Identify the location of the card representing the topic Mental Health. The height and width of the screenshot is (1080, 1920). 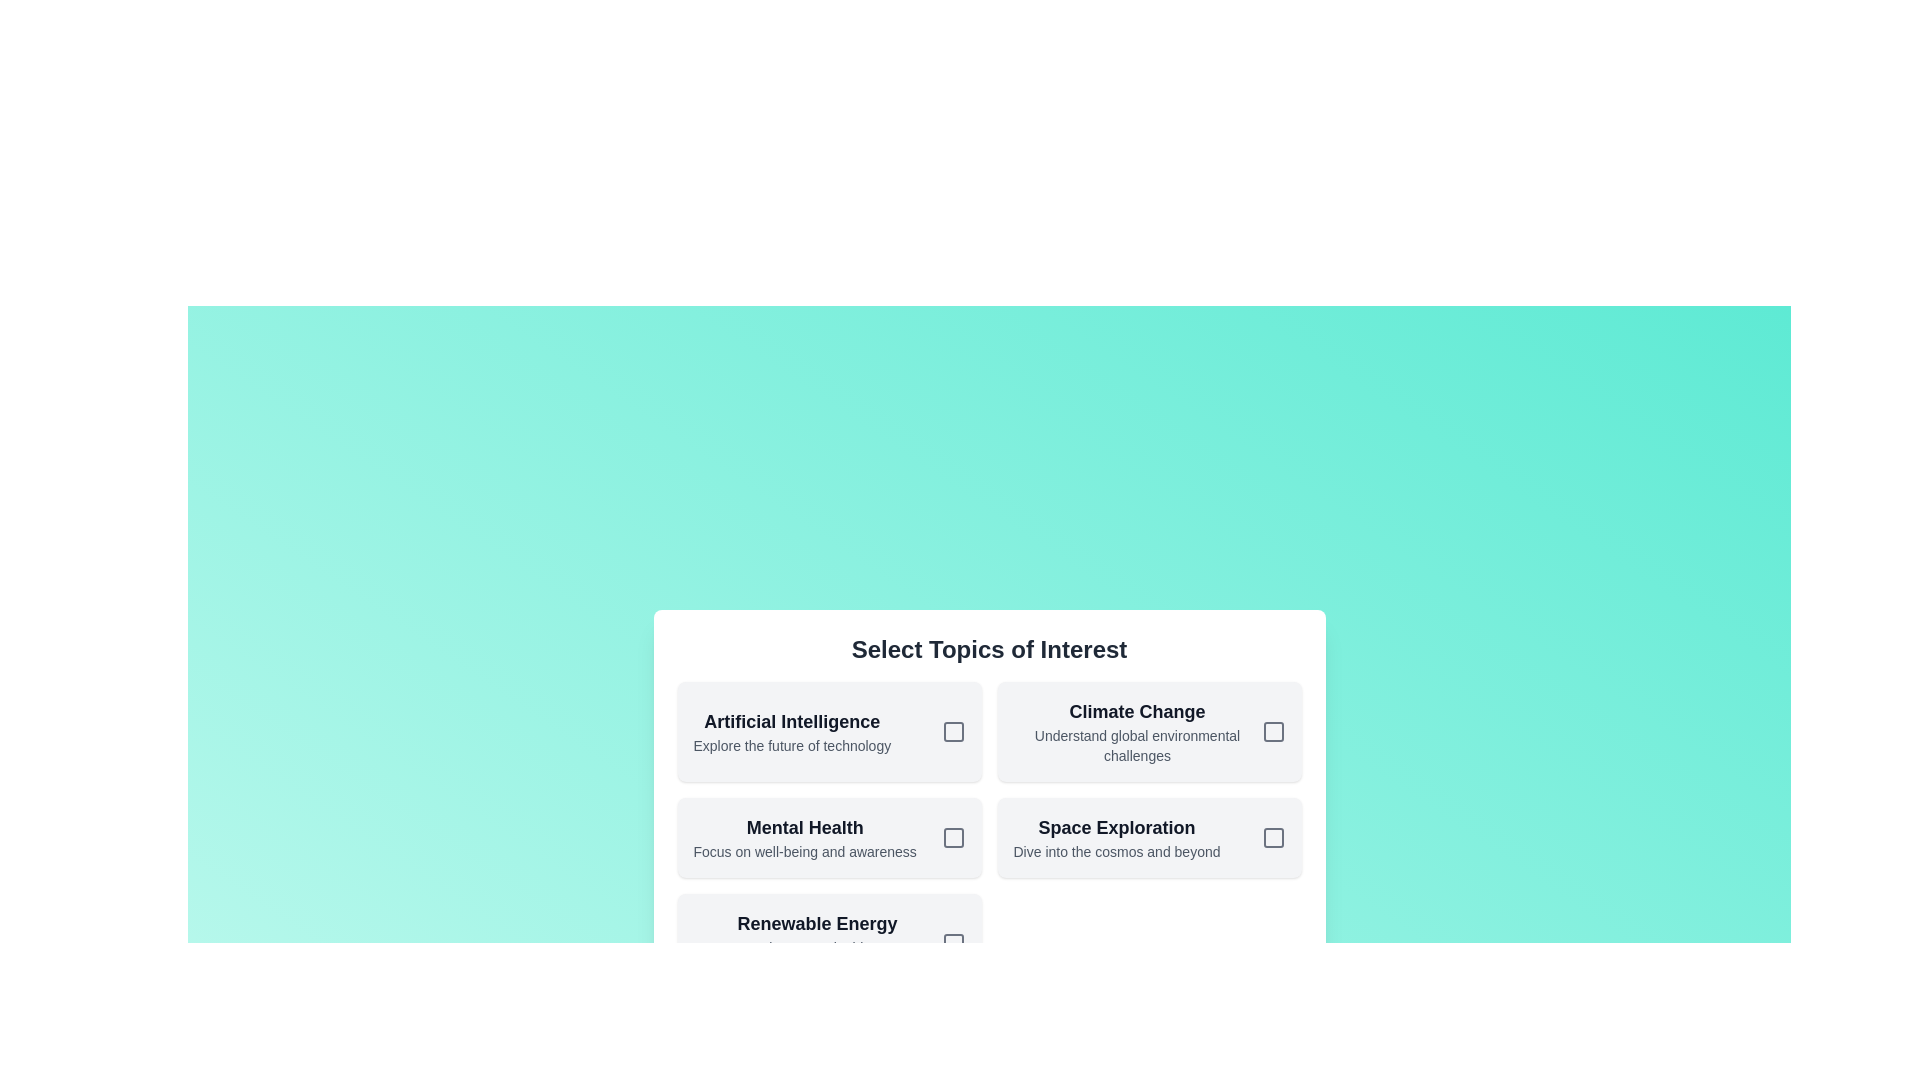
(829, 837).